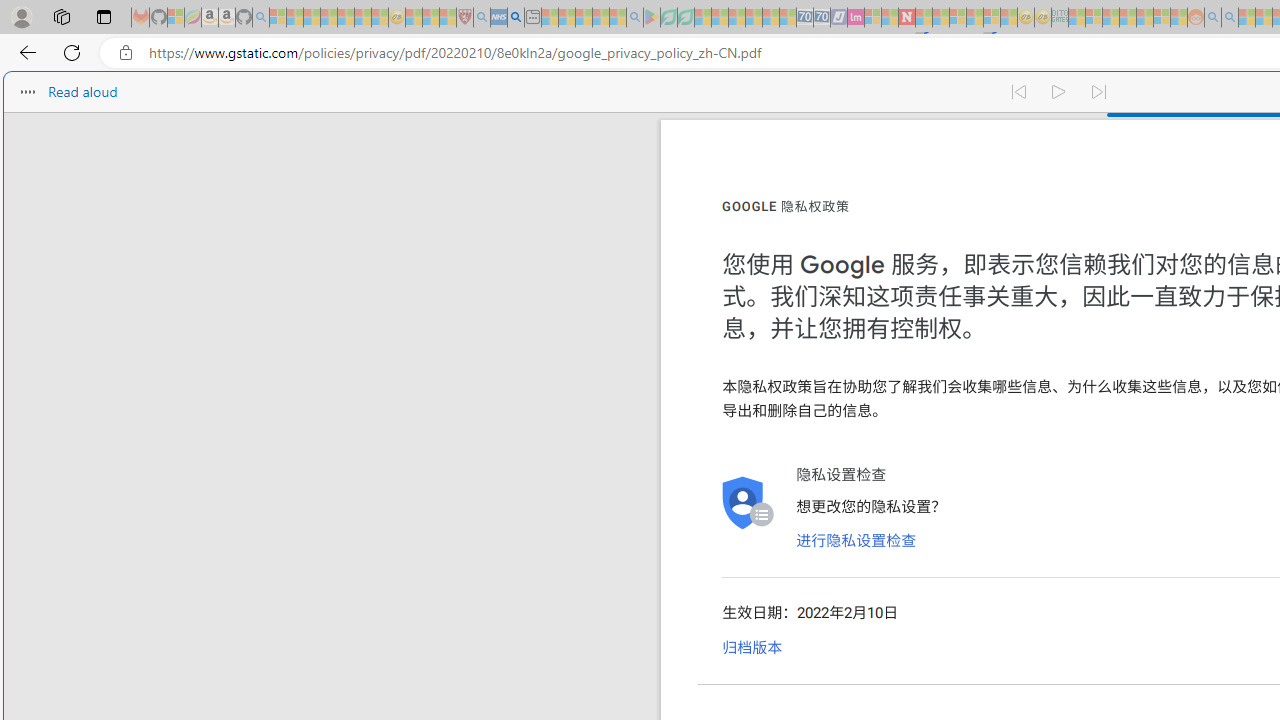 Image resolution: width=1280 pixels, height=720 pixels. I want to click on 'Read previous paragraph', so click(1018, 92).